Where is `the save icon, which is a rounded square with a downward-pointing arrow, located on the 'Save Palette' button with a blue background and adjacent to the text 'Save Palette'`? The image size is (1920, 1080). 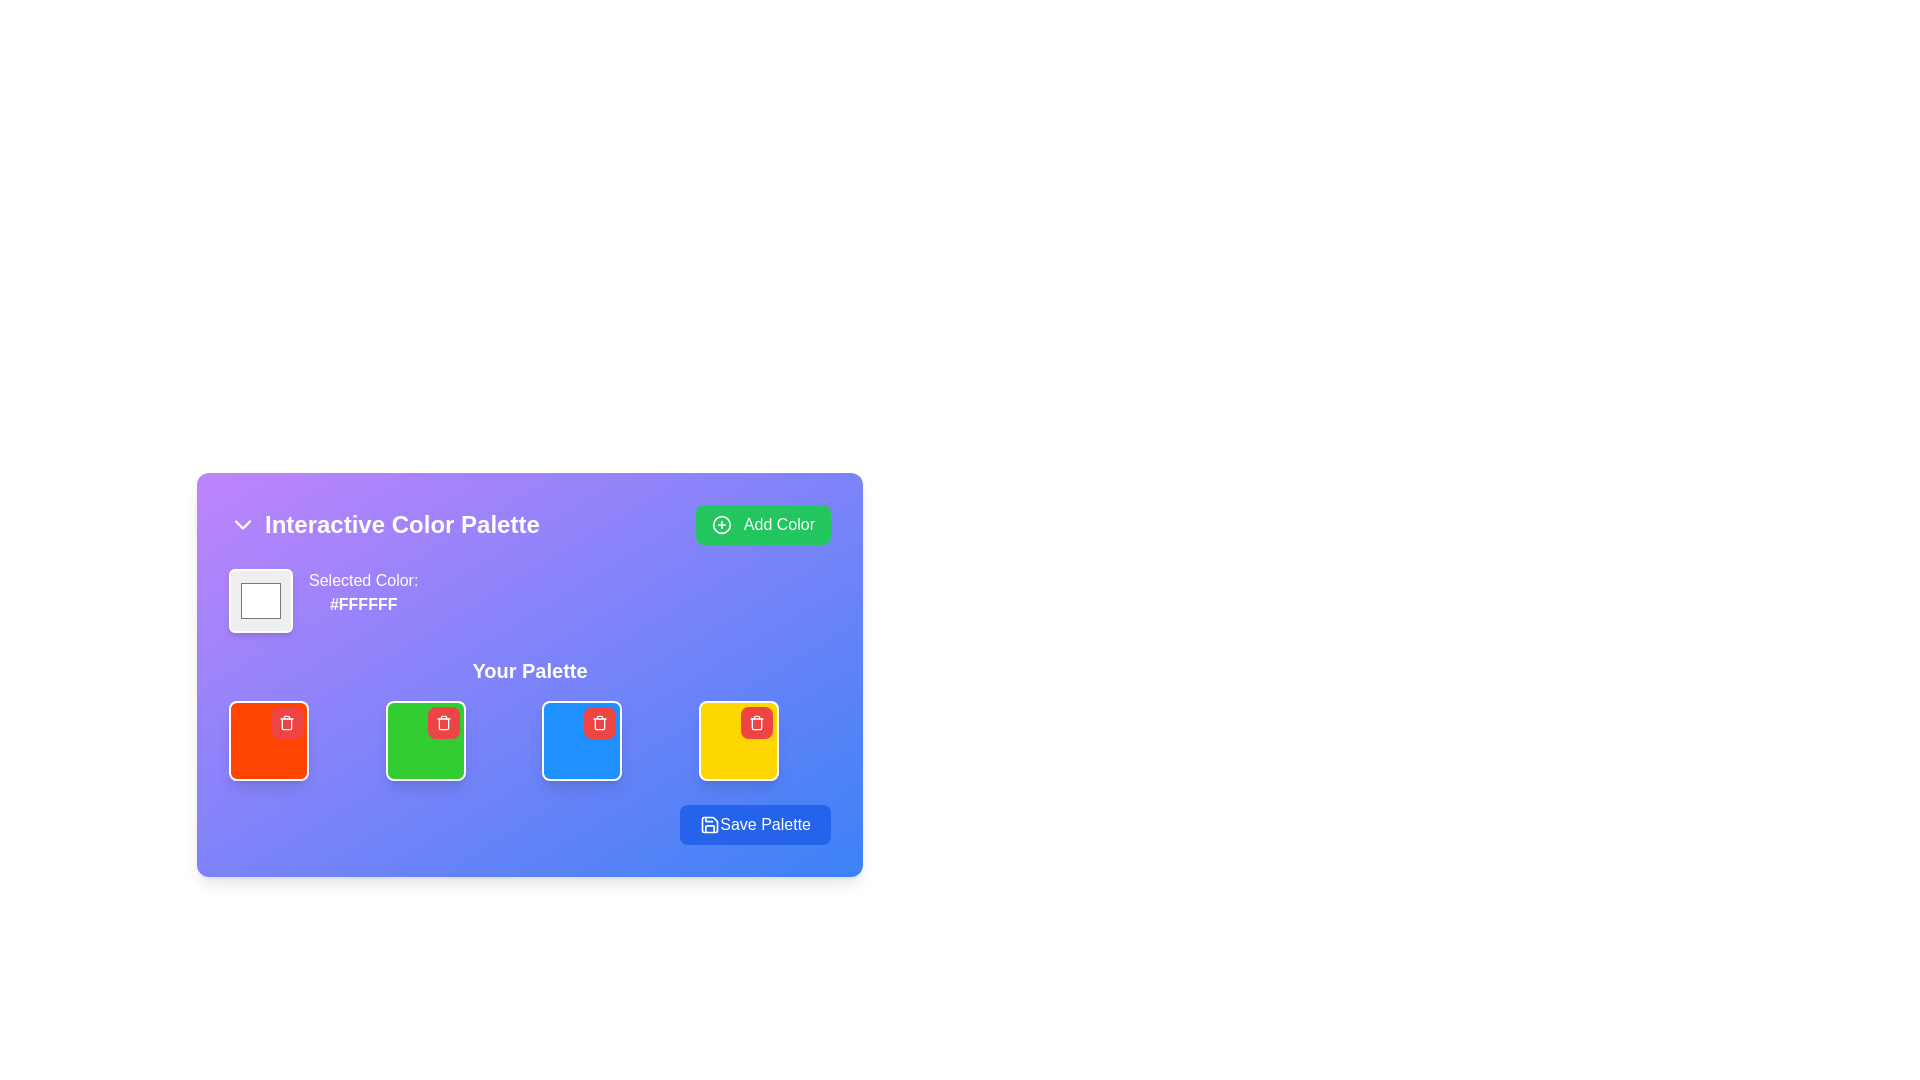 the save icon, which is a rounded square with a downward-pointing arrow, located on the 'Save Palette' button with a blue background and adjacent to the text 'Save Palette' is located at coordinates (710, 825).